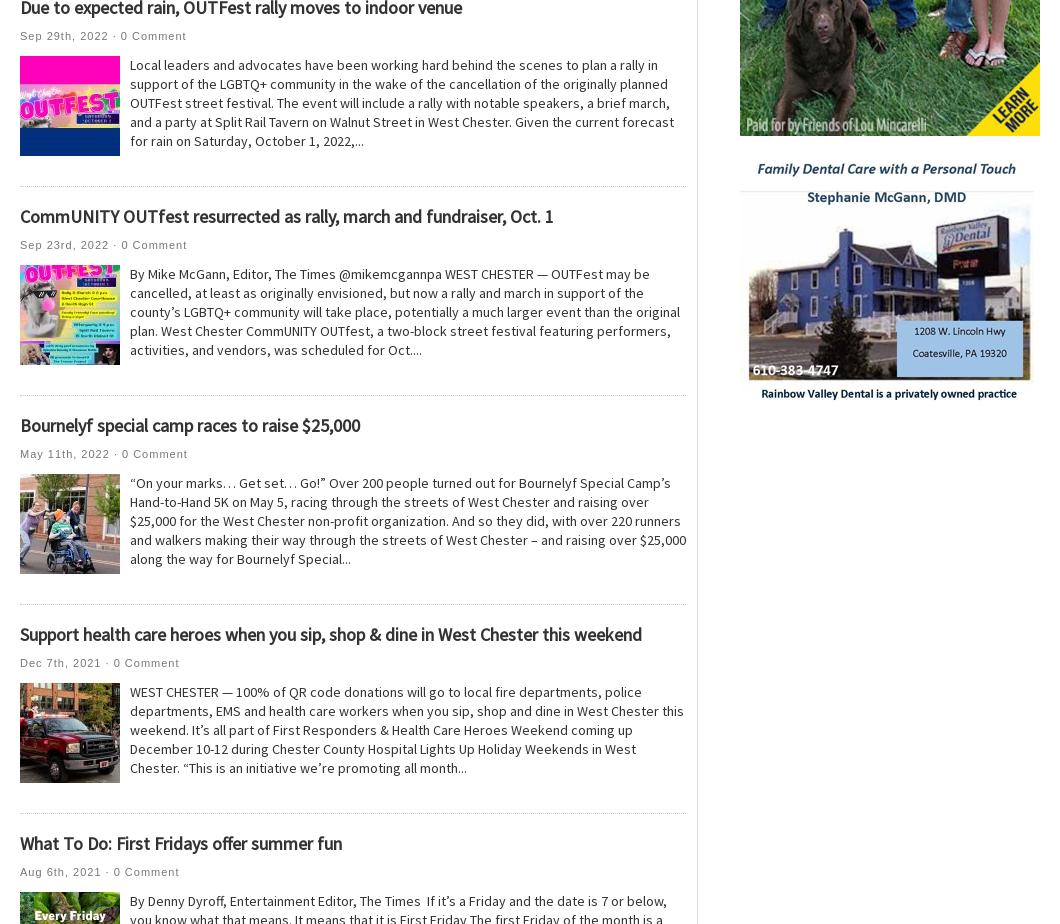 Image resolution: width=1060 pixels, height=924 pixels. Describe the element at coordinates (406, 729) in the screenshot. I see `'WEST CHESTER — 100% of QR code donations will go to local fire departments, police departments, EMS and health care workers when you sip, shop and dine in West Chester this weekend. It’s all part of First Responders & Health Care Heroes Weekend coming up December 10-12 during Chester County Hospital Lights Up Holiday Weekends in West Chester.
“This is an initiative we’re promoting all month...'` at that location.